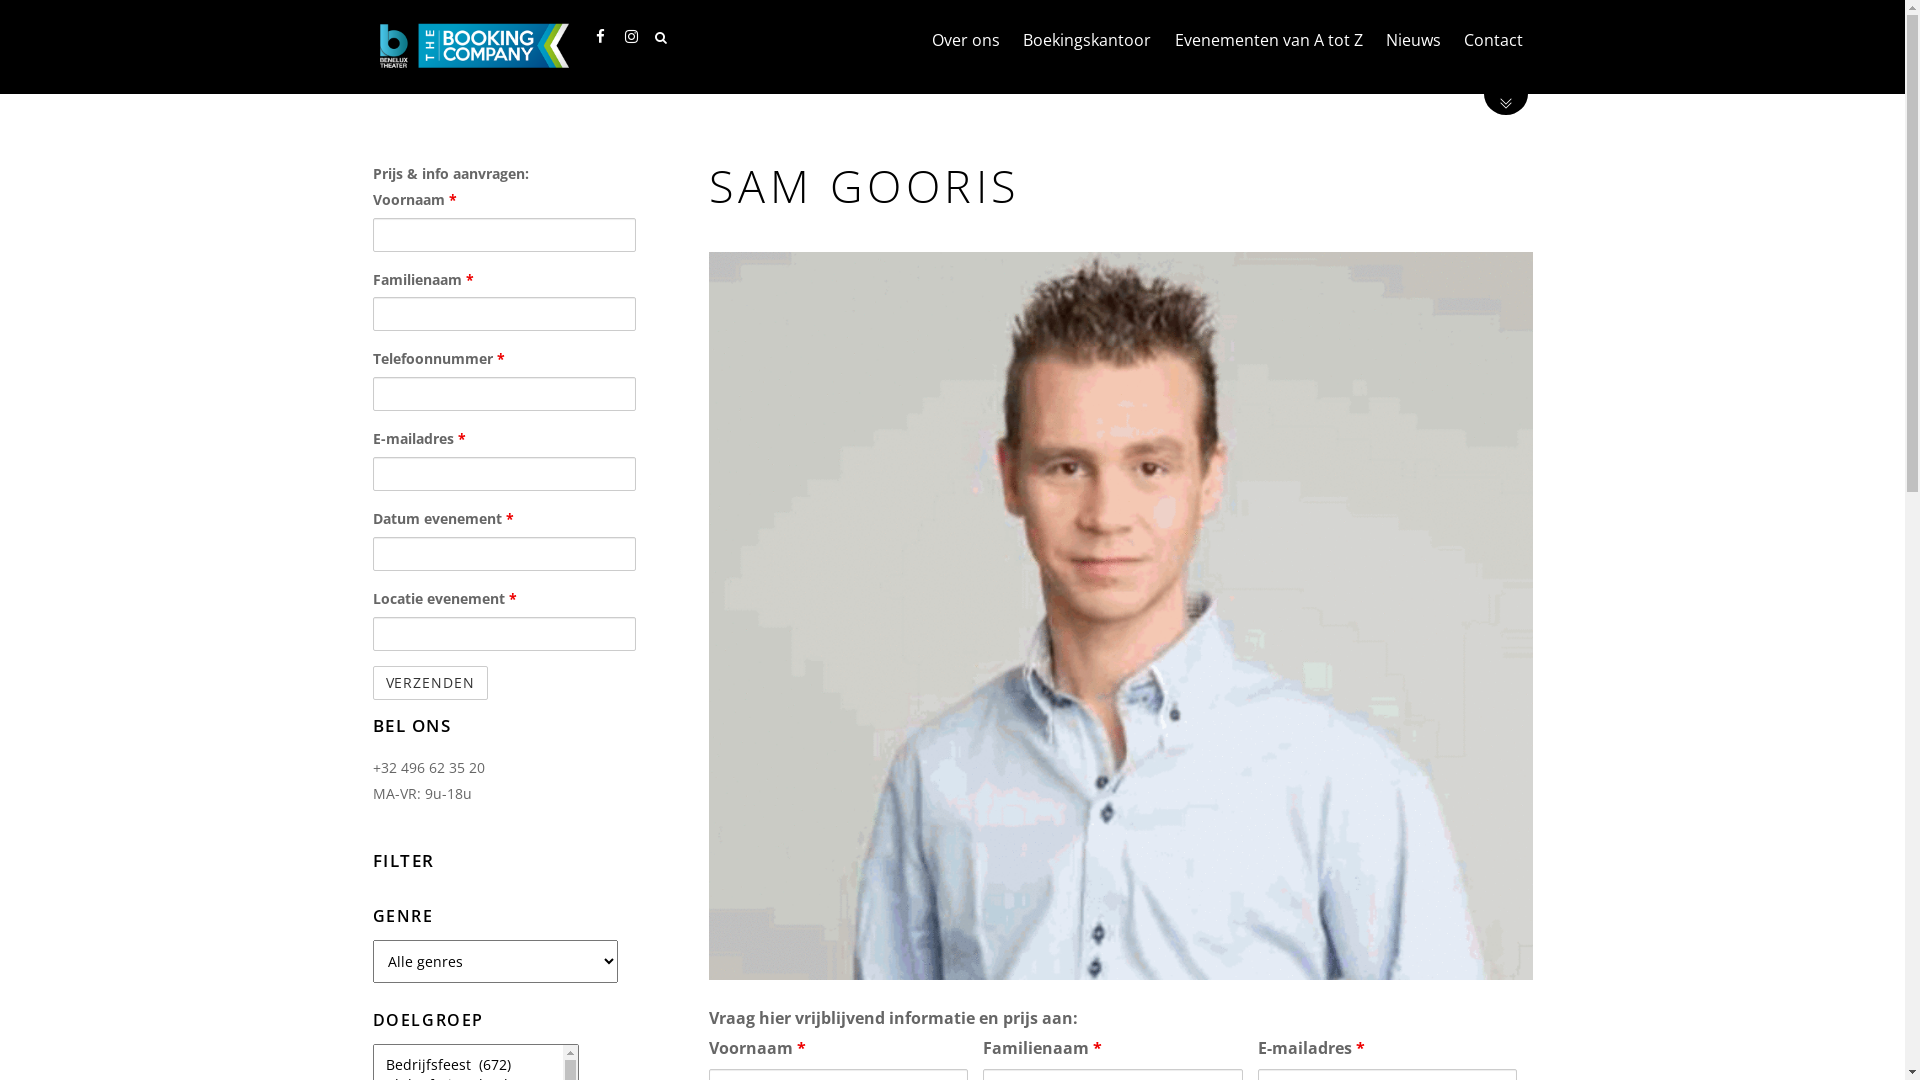 The width and height of the screenshot is (1920, 1080). Describe the element at coordinates (470, 58) in the screenshot. I see `'Benelux Theater'` at that location.